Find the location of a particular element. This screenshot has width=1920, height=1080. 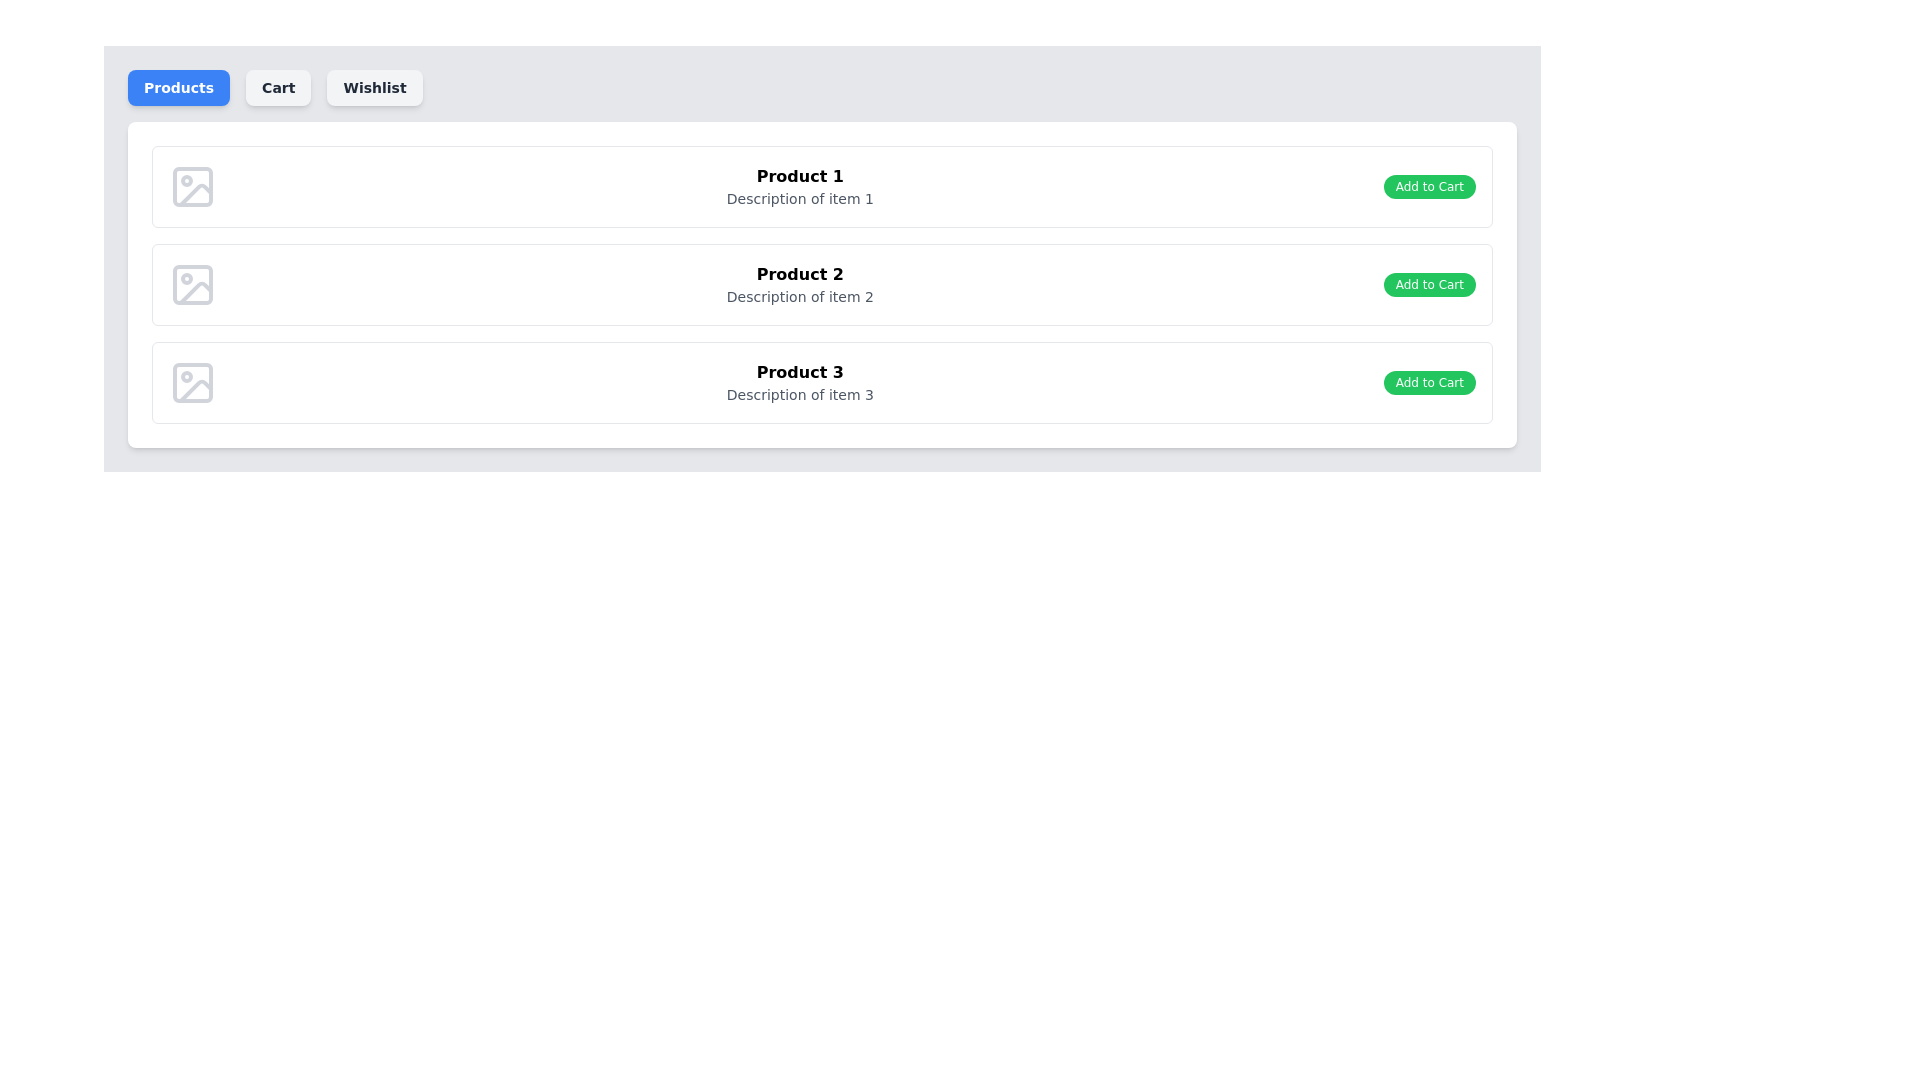

the appearance of the image placeholder icon located at the top-left corner of the 'Product 2' card is located at coordinates (192, 285).